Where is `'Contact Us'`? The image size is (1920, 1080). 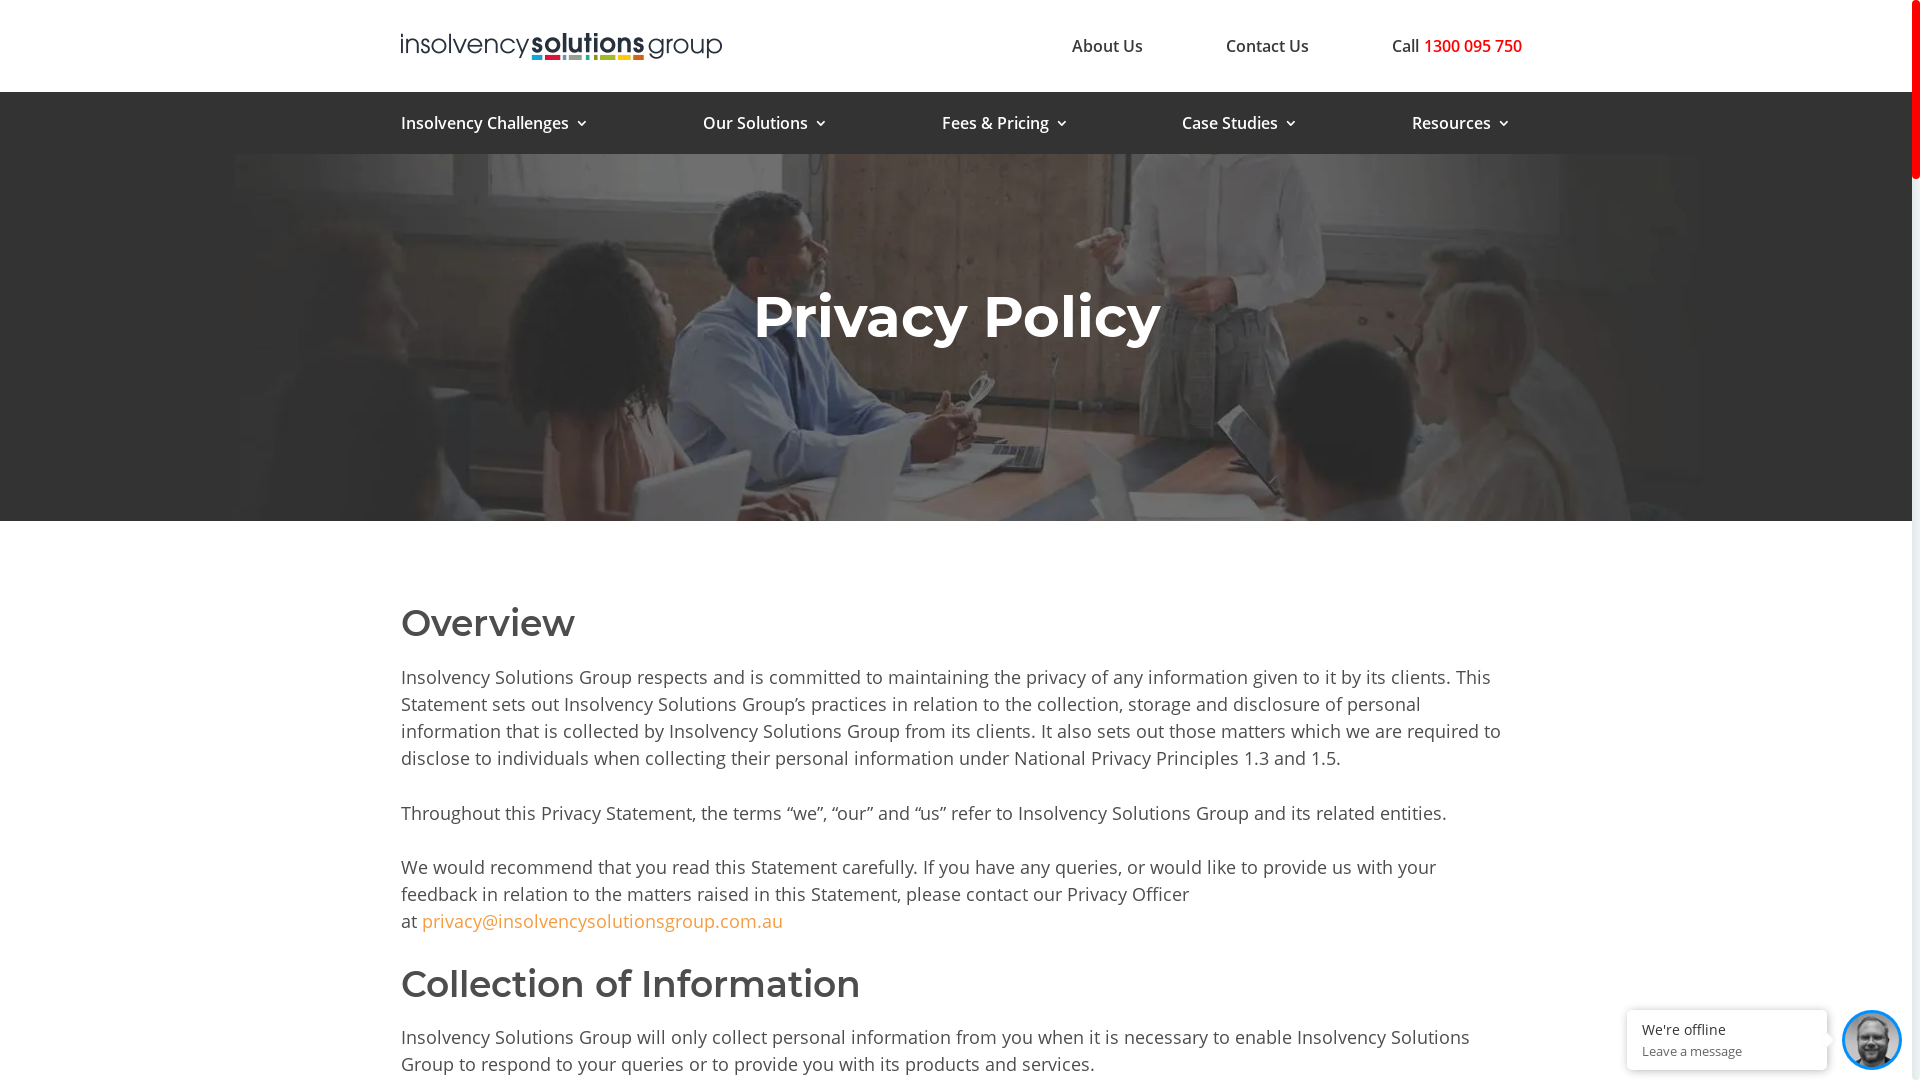
'Contact Us' is located at coordinates (1266, 45).